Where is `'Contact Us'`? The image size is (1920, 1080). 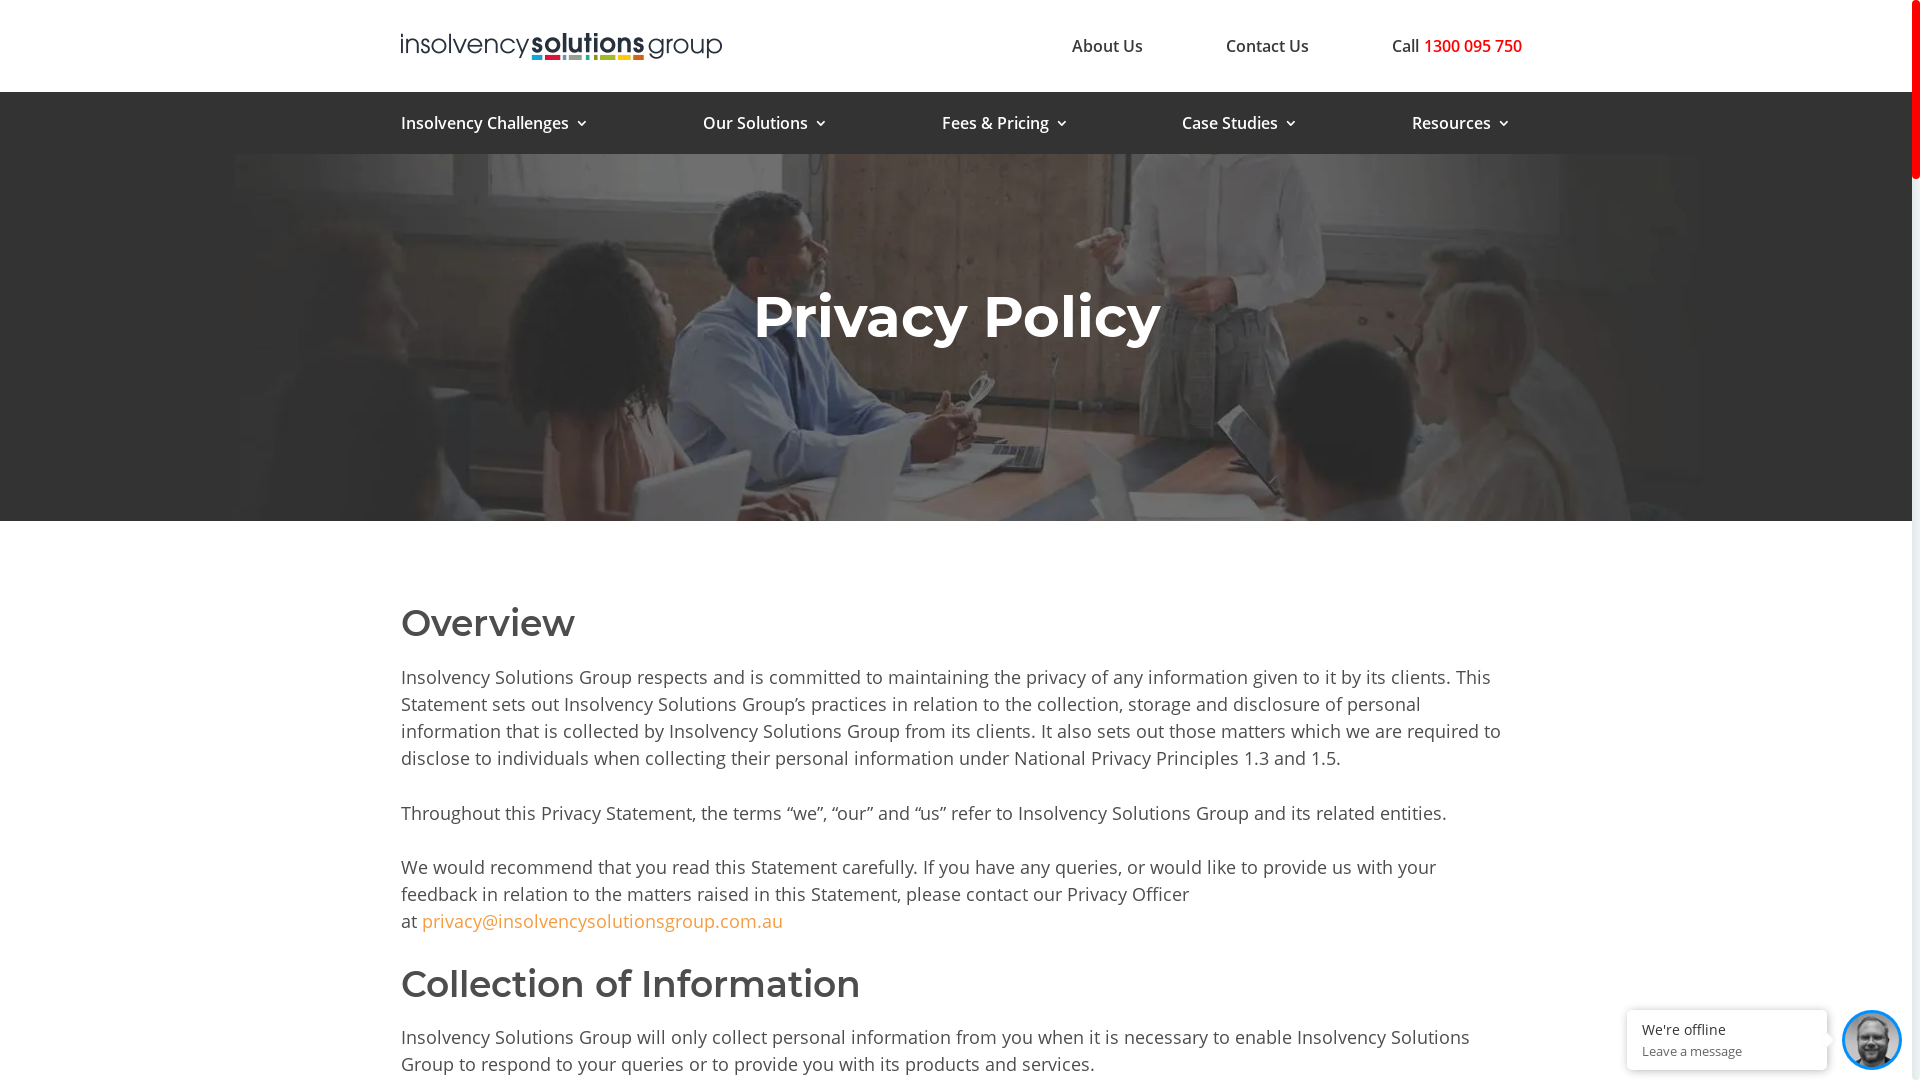
'Contact Us' is located at coordinates (1266, 45).